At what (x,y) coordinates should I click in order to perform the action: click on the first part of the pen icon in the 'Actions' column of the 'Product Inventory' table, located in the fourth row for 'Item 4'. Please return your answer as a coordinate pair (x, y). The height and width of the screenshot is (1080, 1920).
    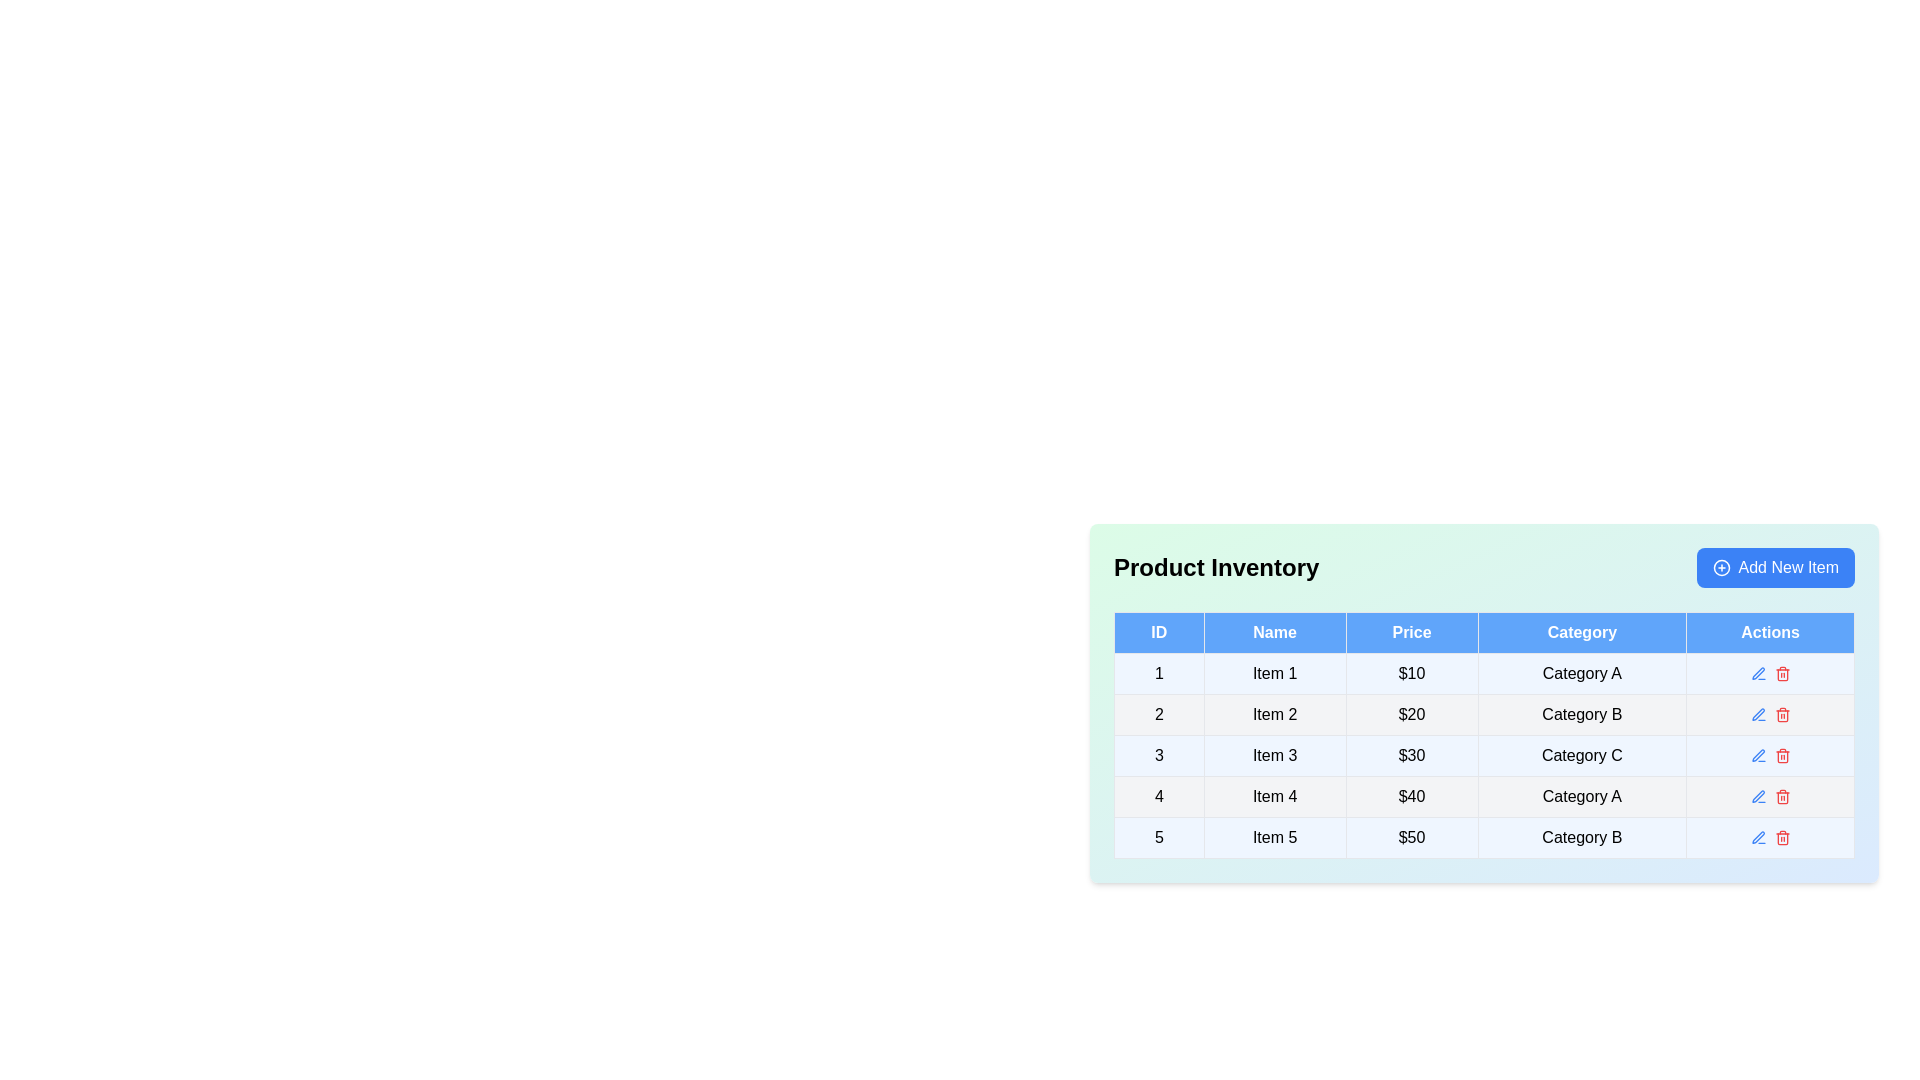
    Looking at the image, I should click on (1757, 795).